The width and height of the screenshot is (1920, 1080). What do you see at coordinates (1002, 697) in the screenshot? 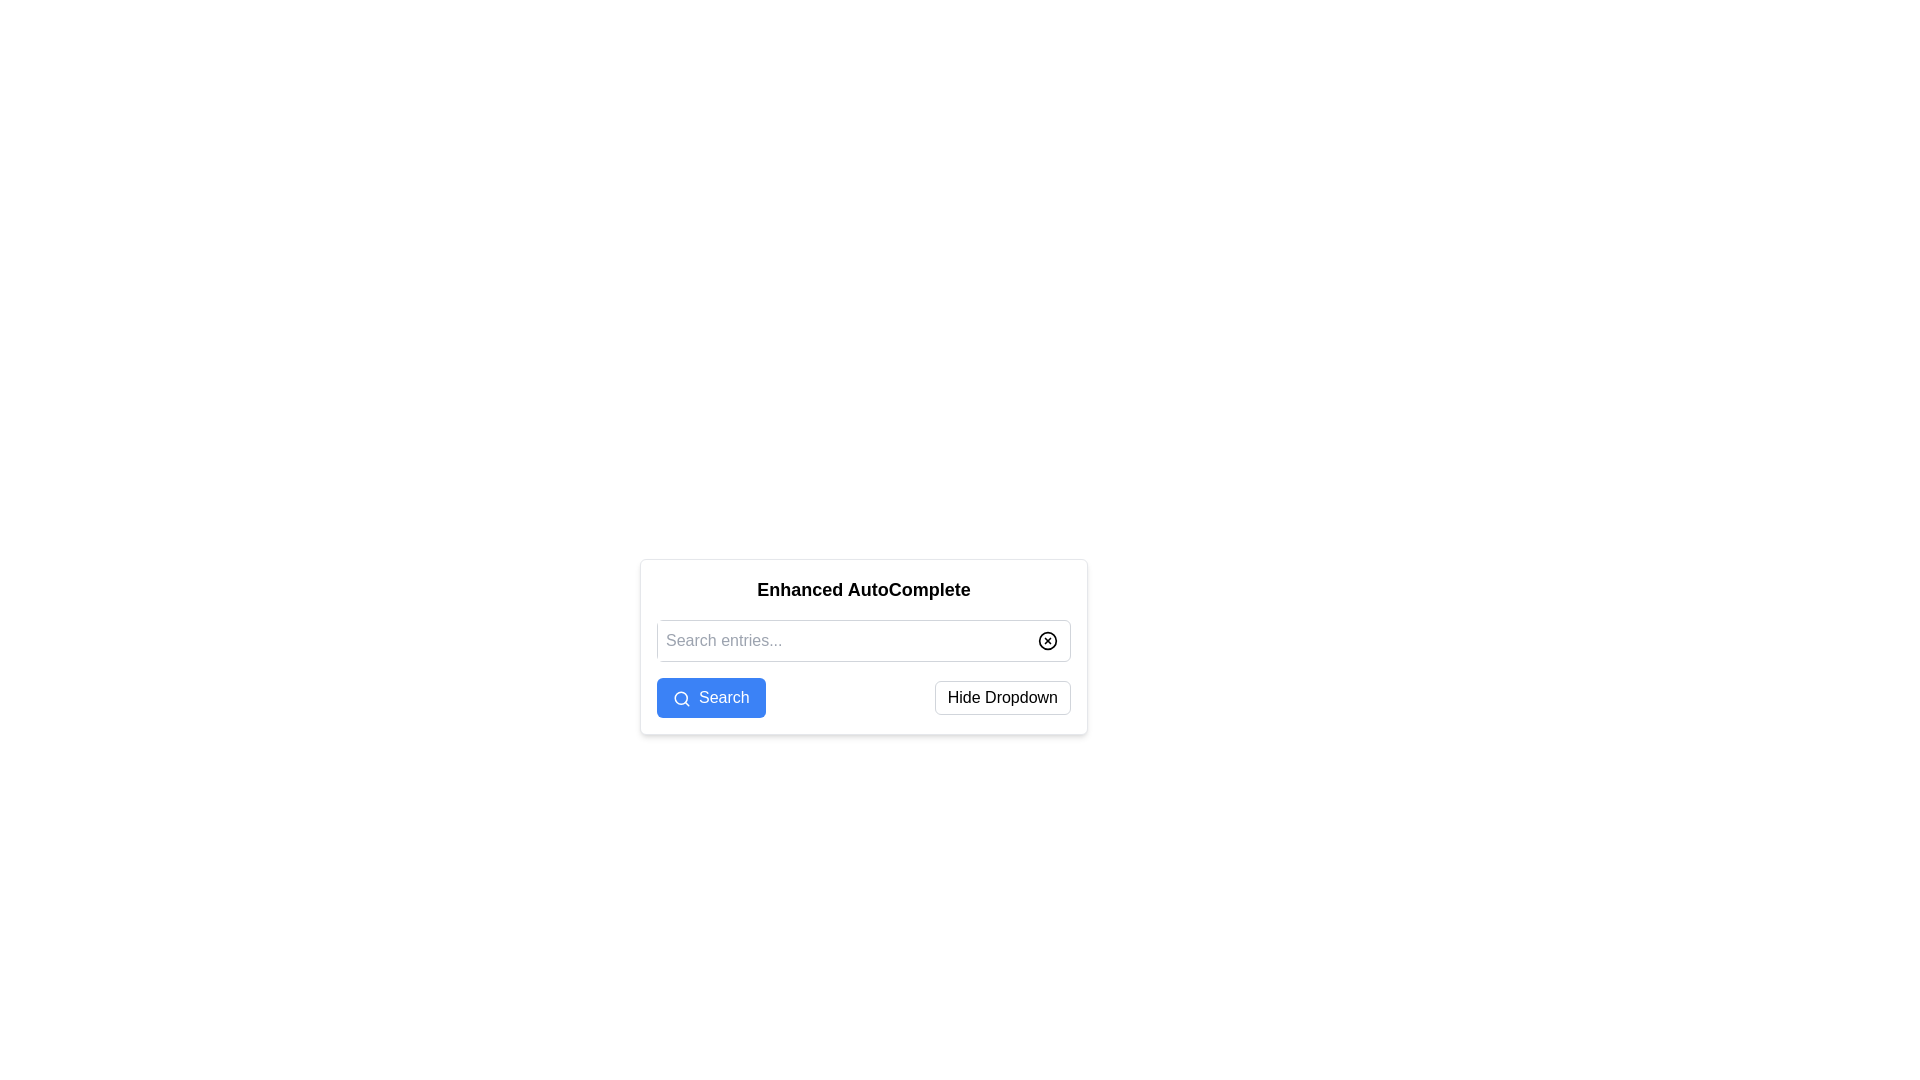
I see `the toggle button located to the right of the 'Search' button` at bounding box center [1002, 697].